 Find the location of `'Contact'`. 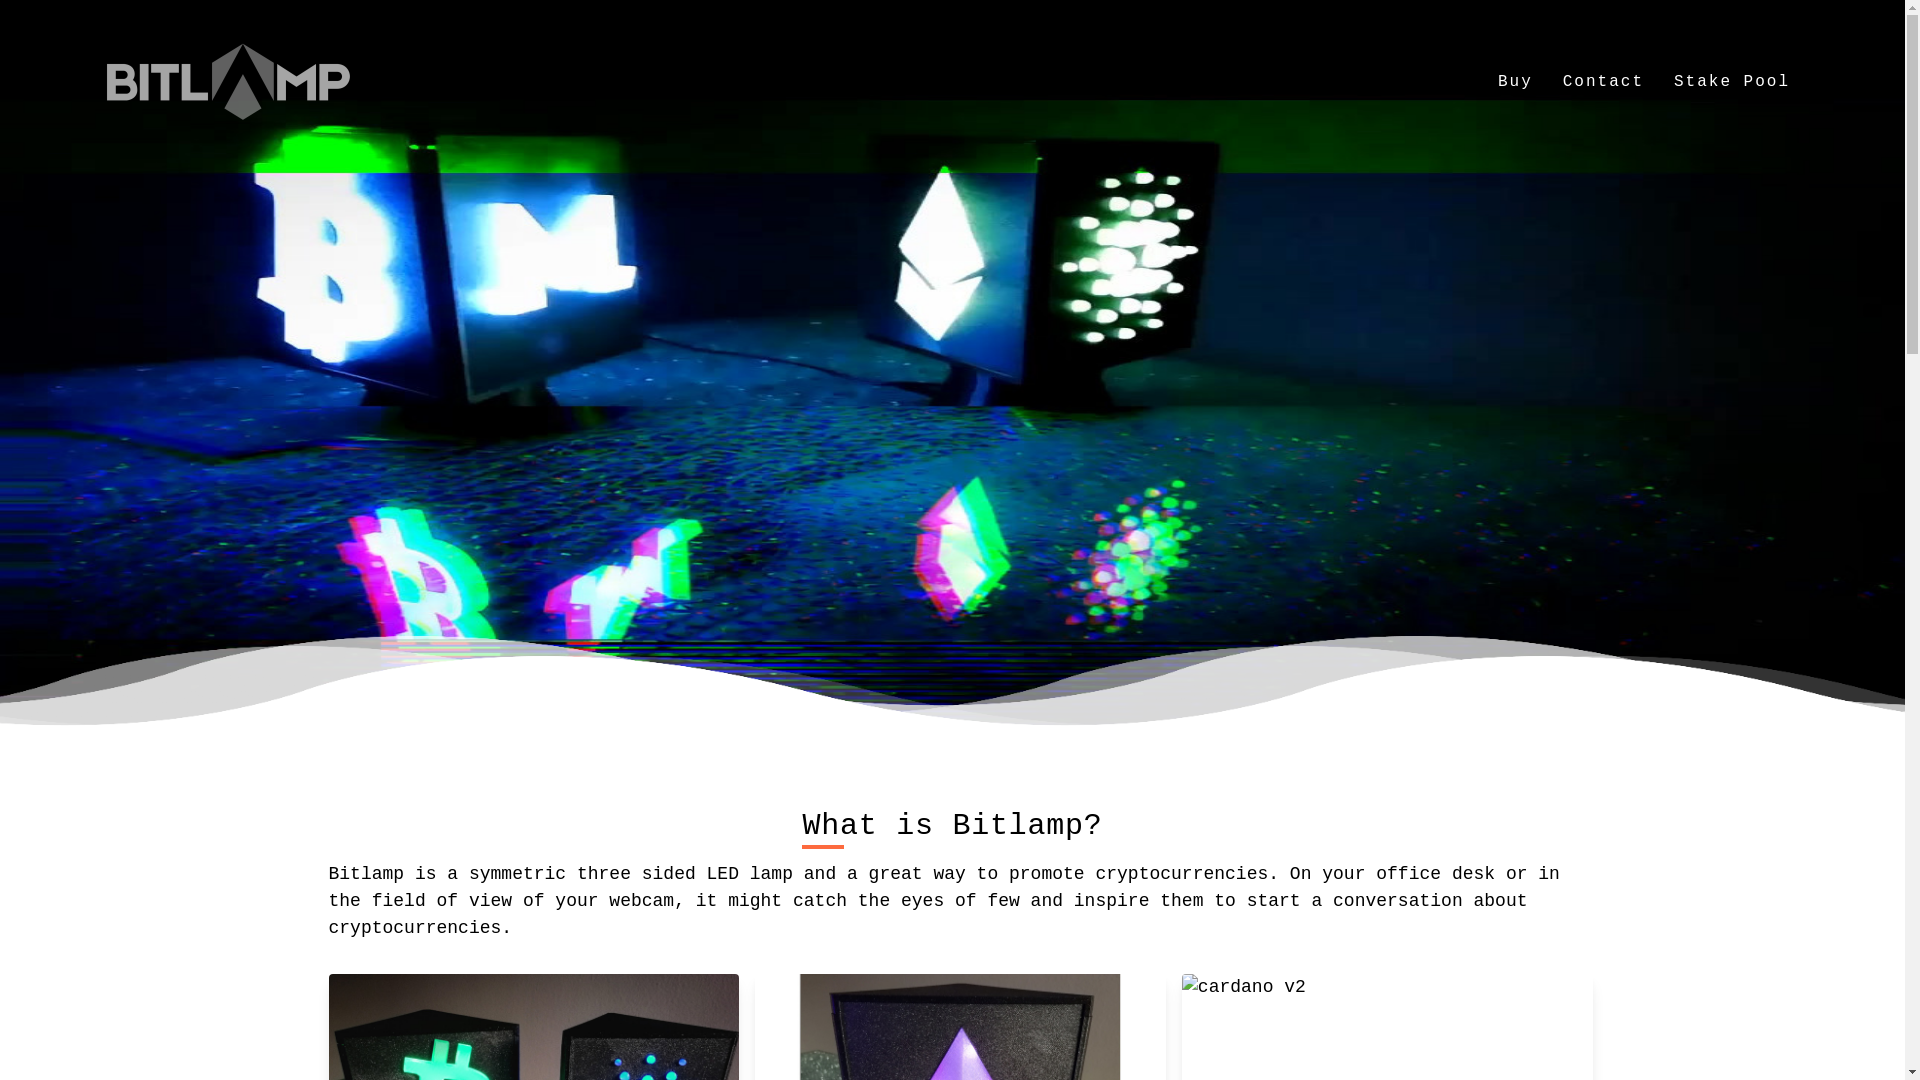

'Contact' is located at coordinates (1603, 80).